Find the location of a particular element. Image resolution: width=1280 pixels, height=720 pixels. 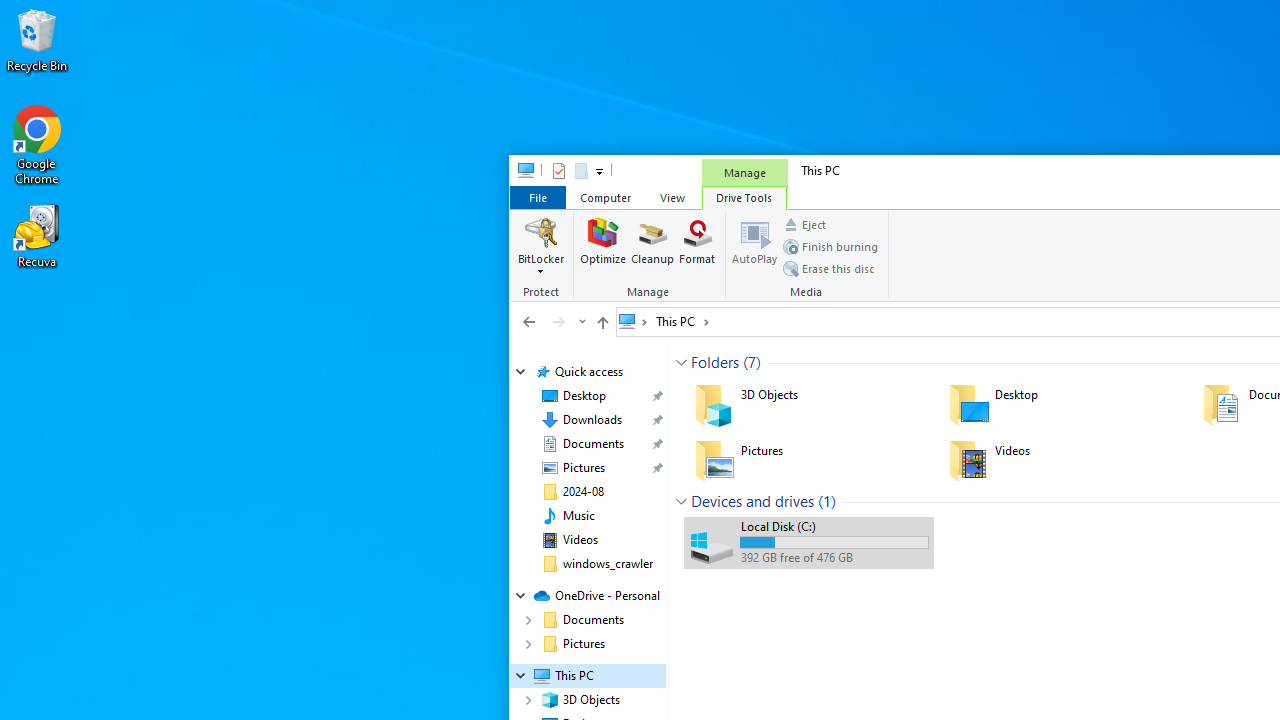

'Finish burning' is located at coordinates (830, 245).